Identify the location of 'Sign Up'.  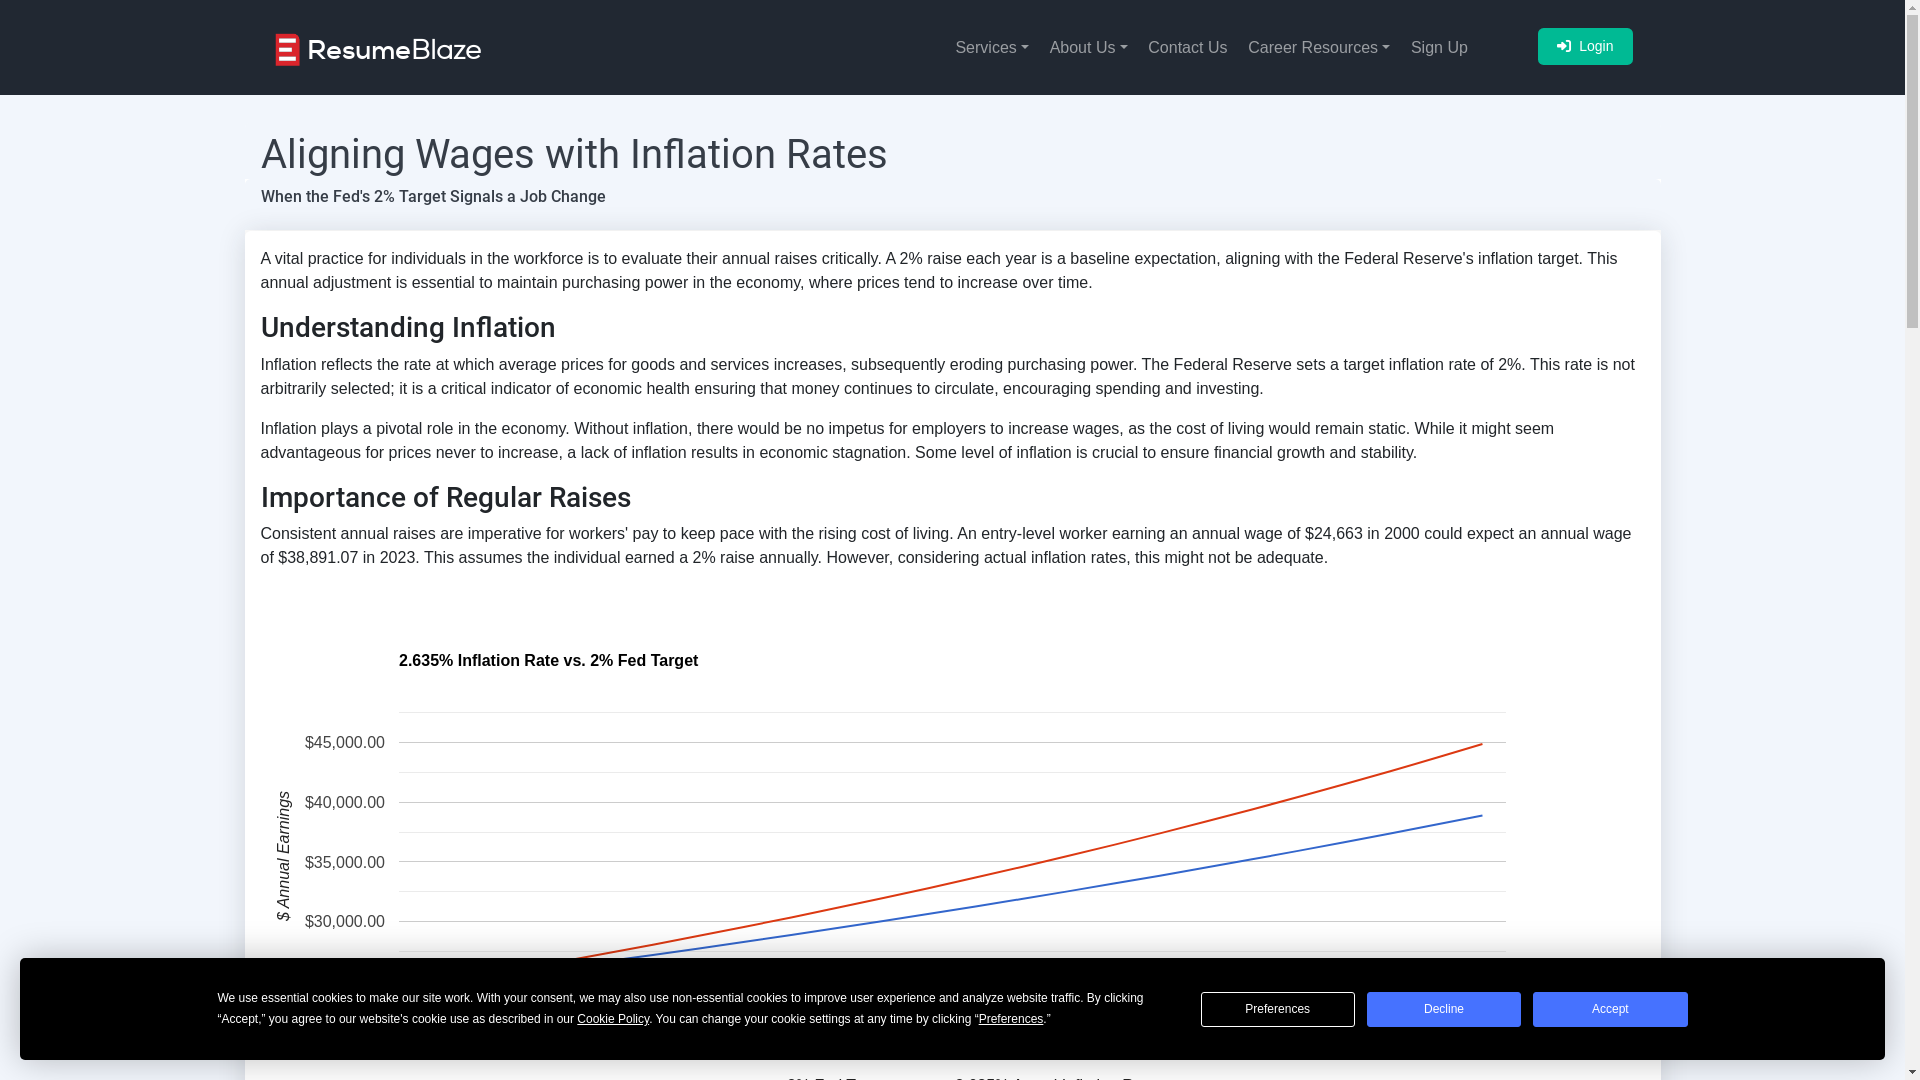
(1429, 46).